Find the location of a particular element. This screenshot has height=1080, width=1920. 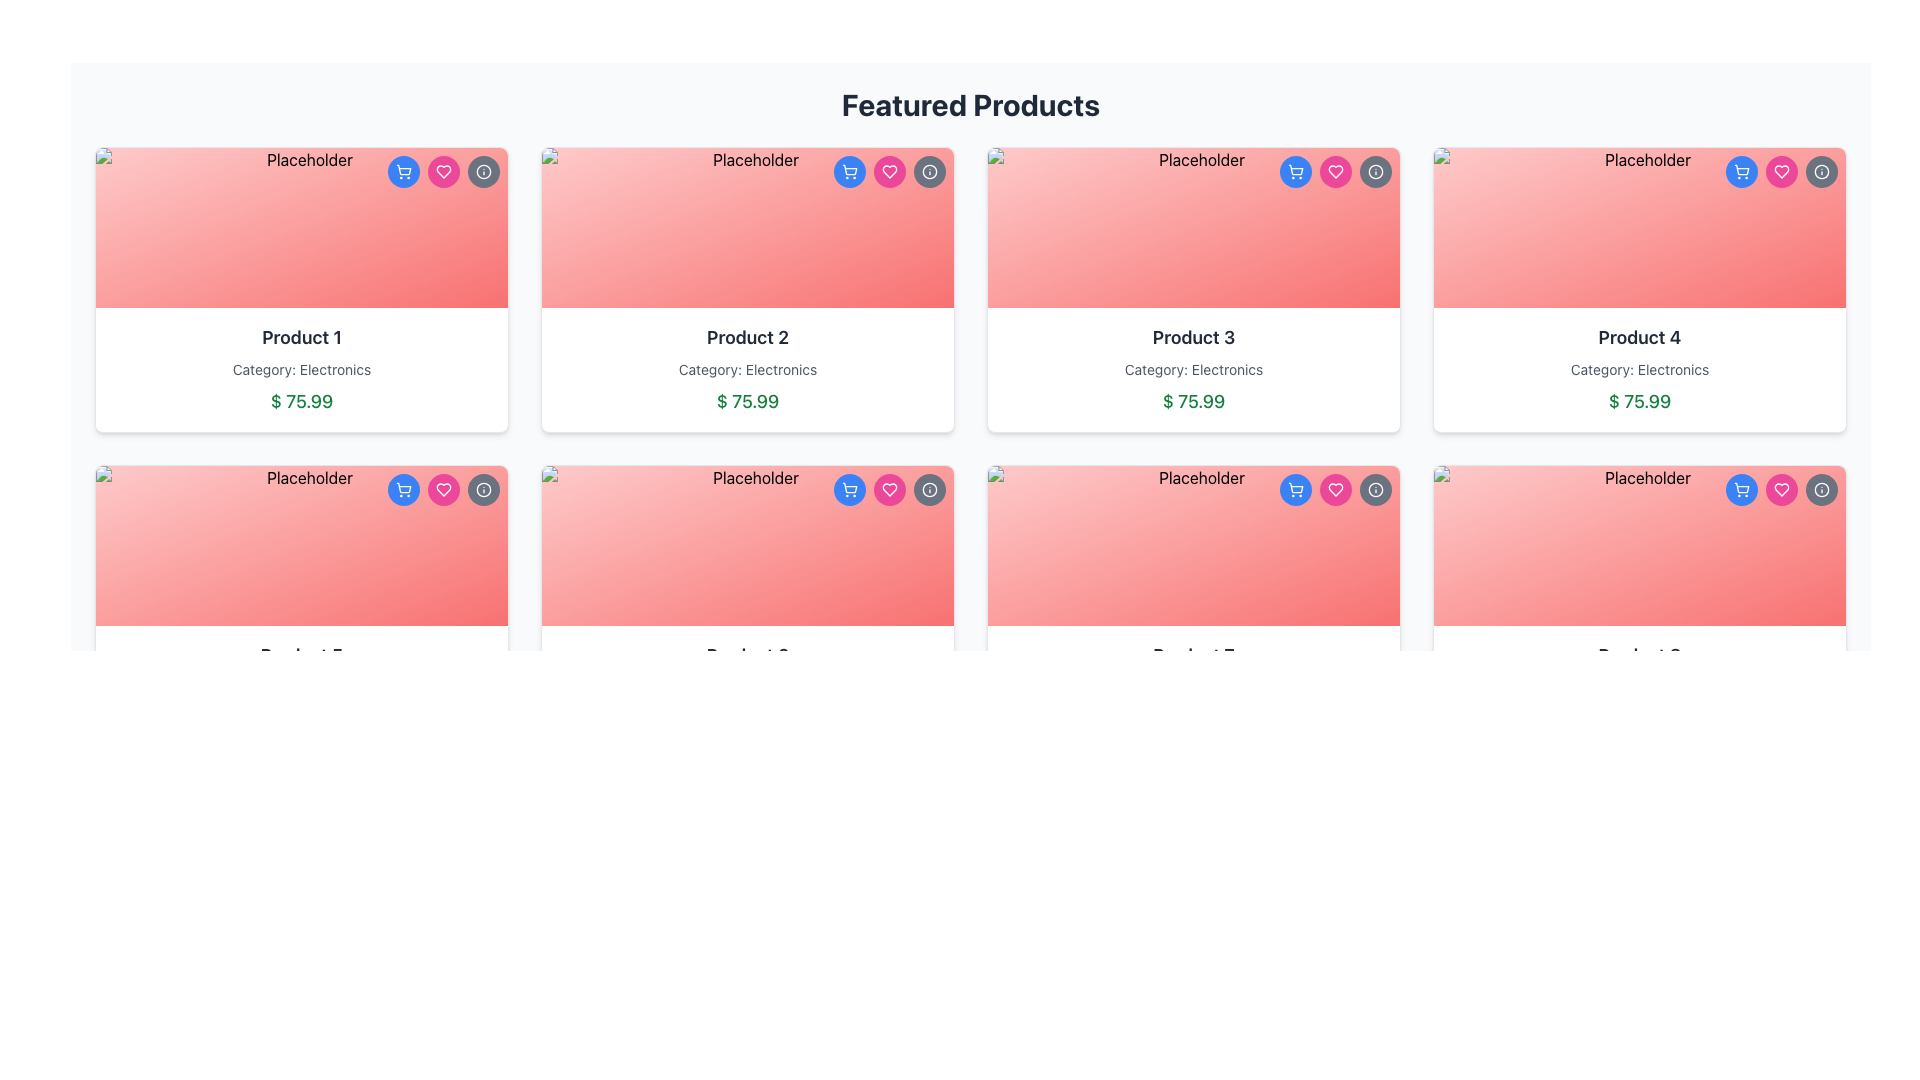

the circular information icon located in the top-right corner of the 'Product 4' card is located at coordinates (1822, 171).